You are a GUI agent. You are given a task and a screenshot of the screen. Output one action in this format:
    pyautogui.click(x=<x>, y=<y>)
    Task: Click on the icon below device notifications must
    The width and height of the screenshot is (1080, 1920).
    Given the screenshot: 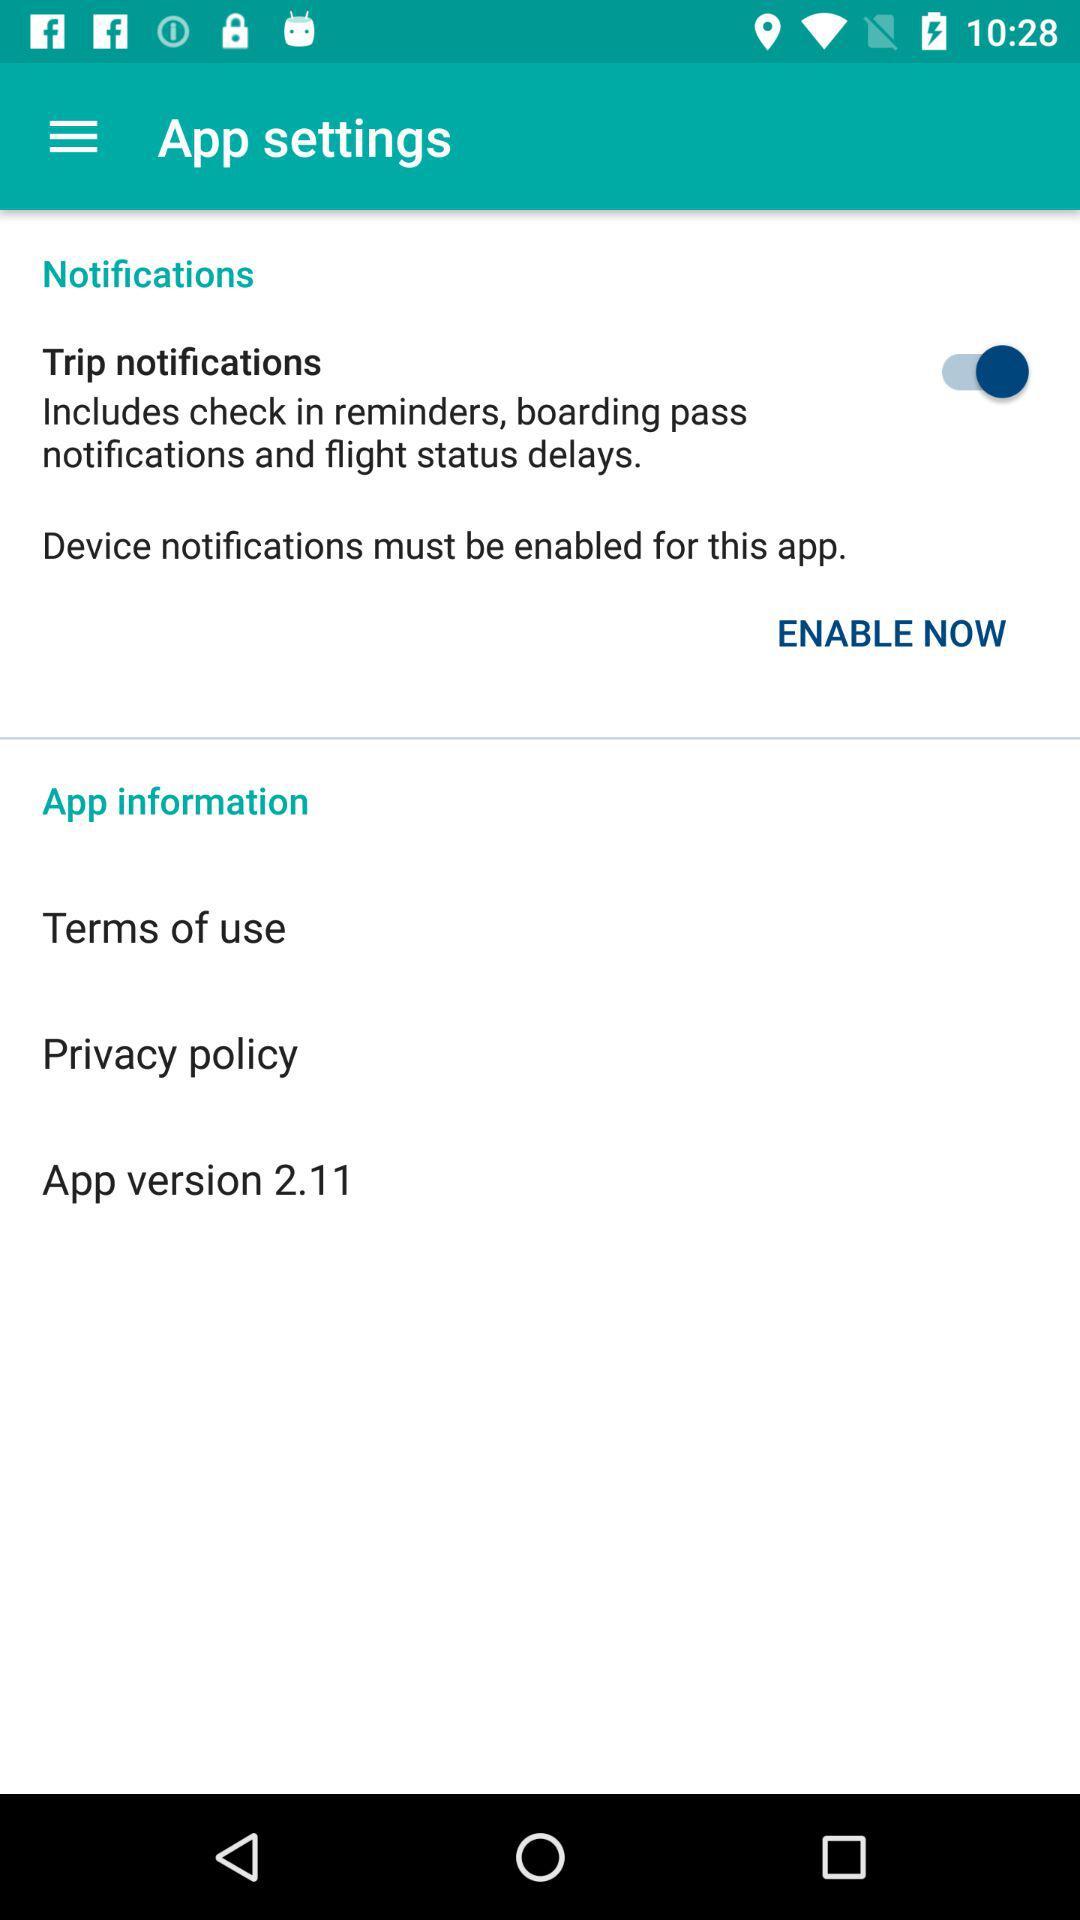 What is the action you would take?
    pyautogui.click(x=890, y=631)
    